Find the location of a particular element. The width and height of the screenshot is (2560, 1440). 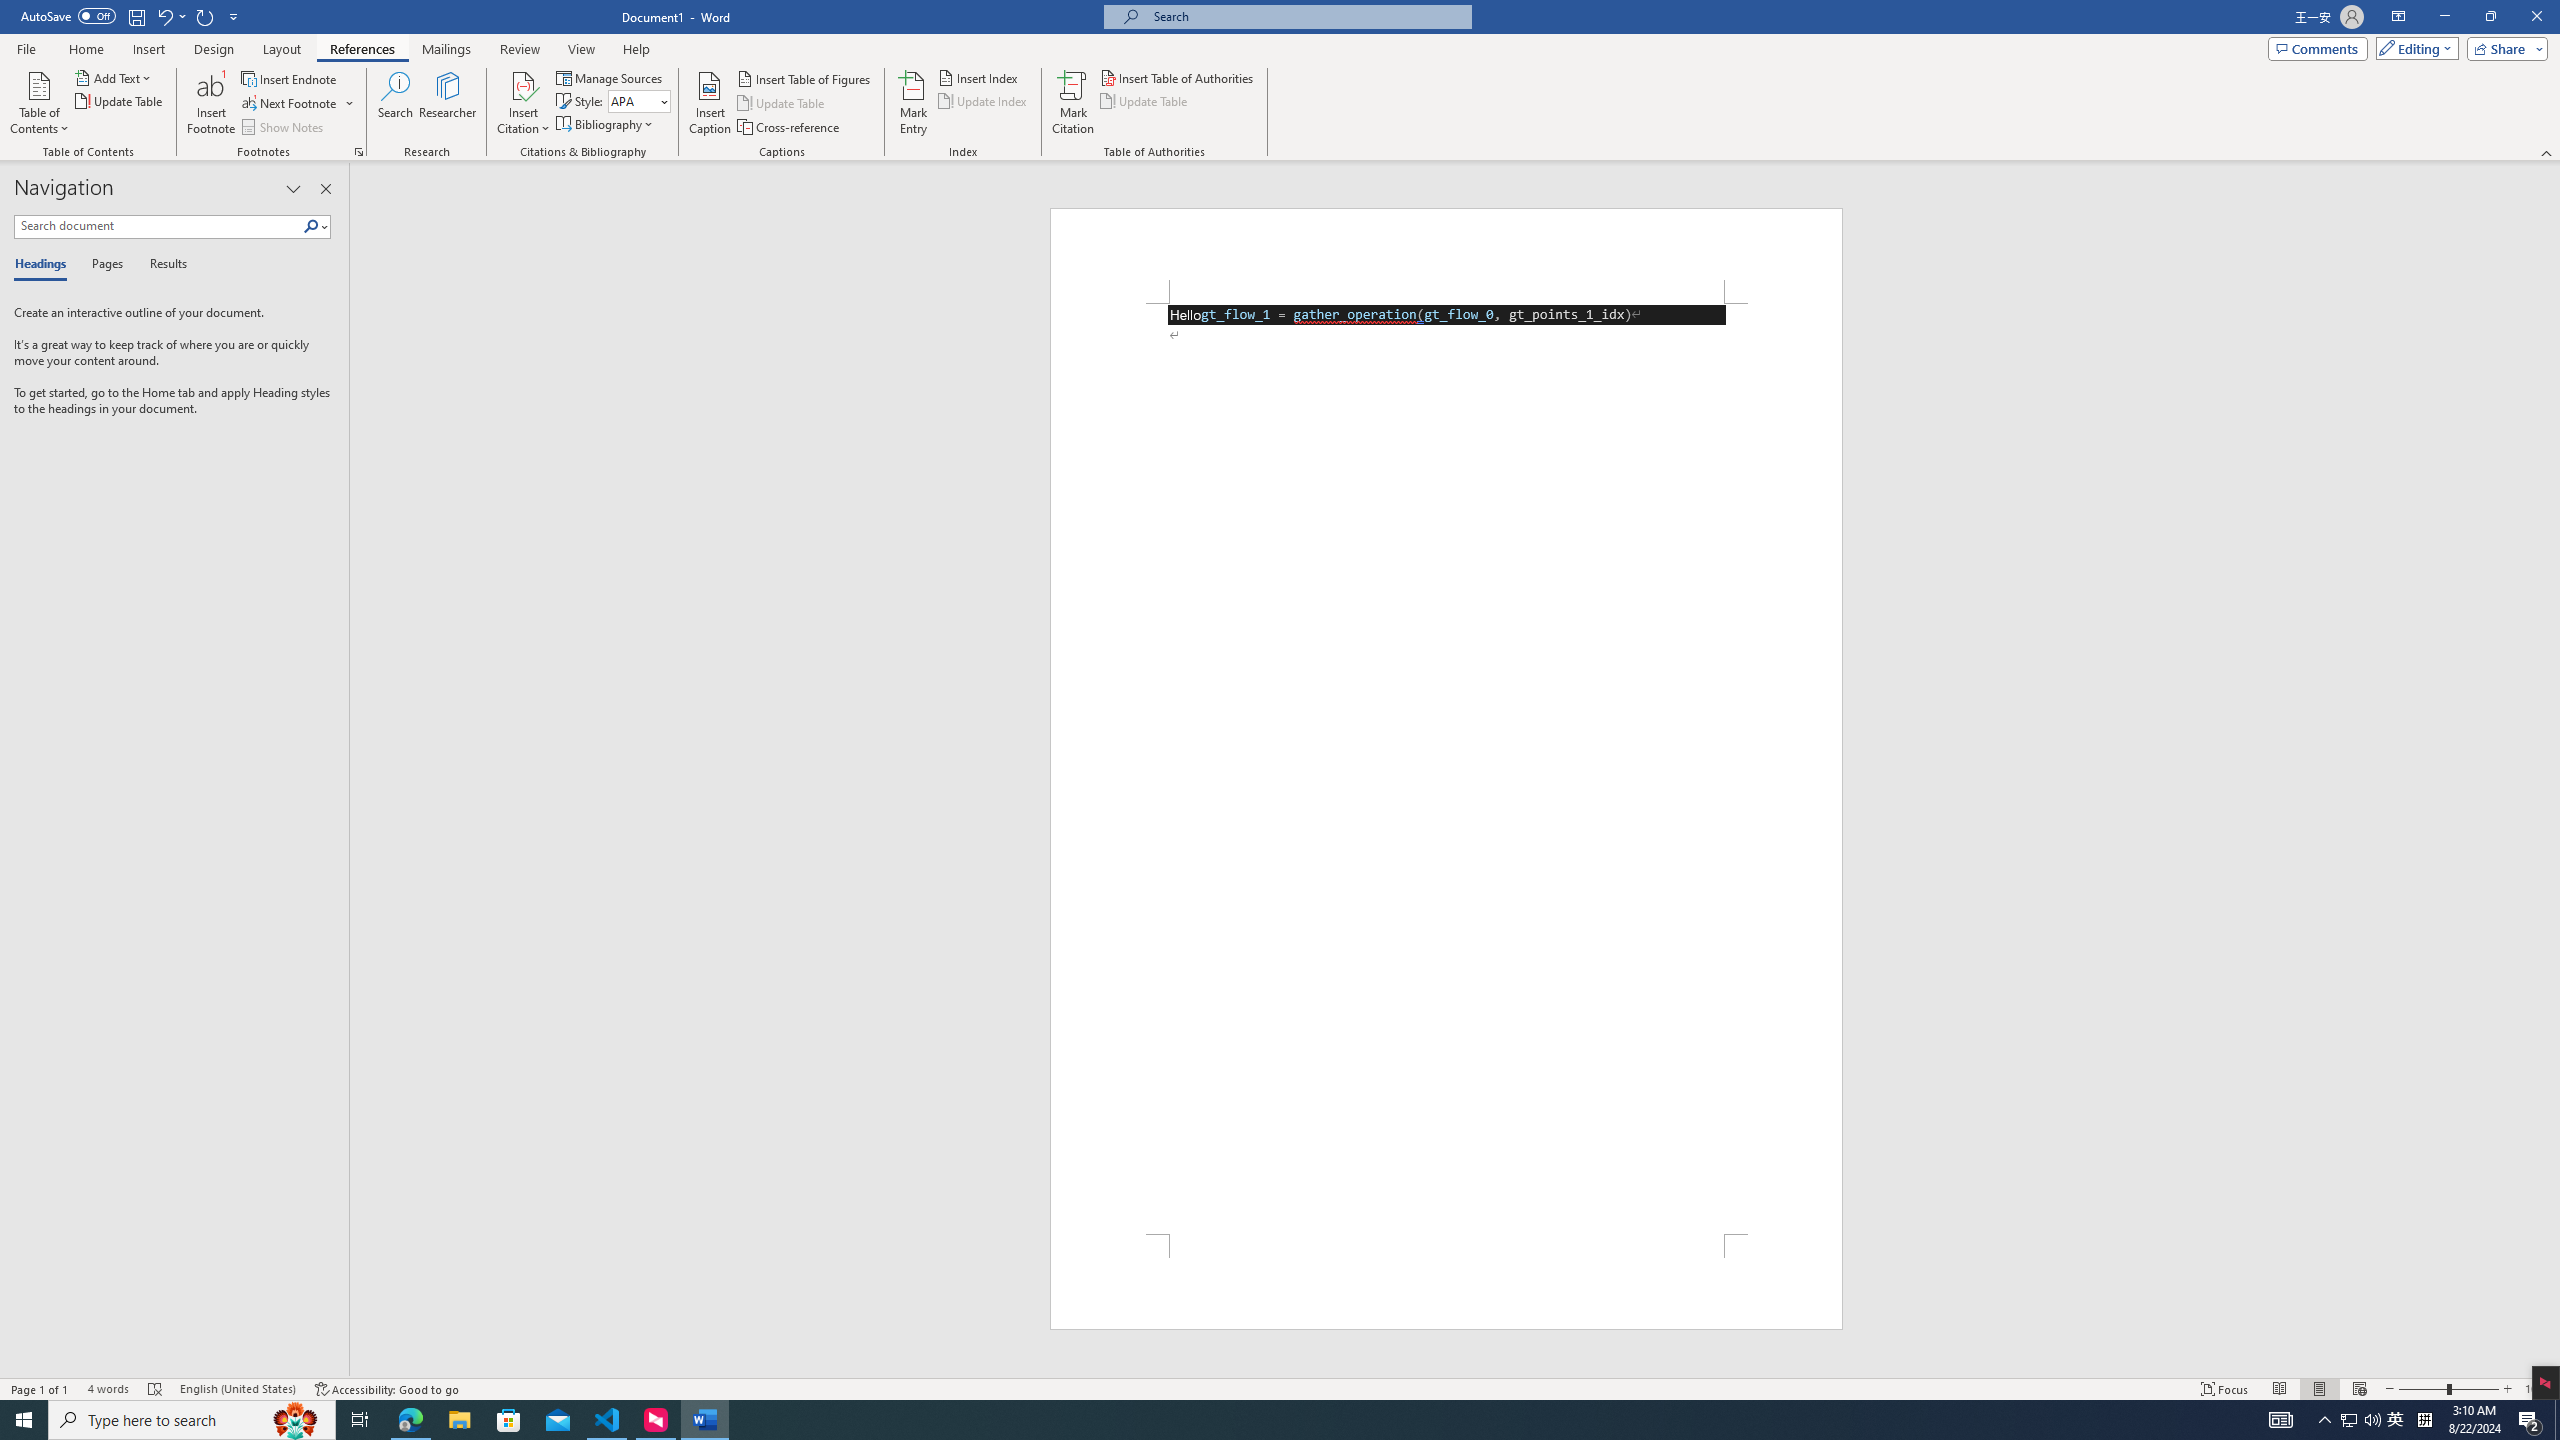

'Search document' is located at coordinates (158, 225).